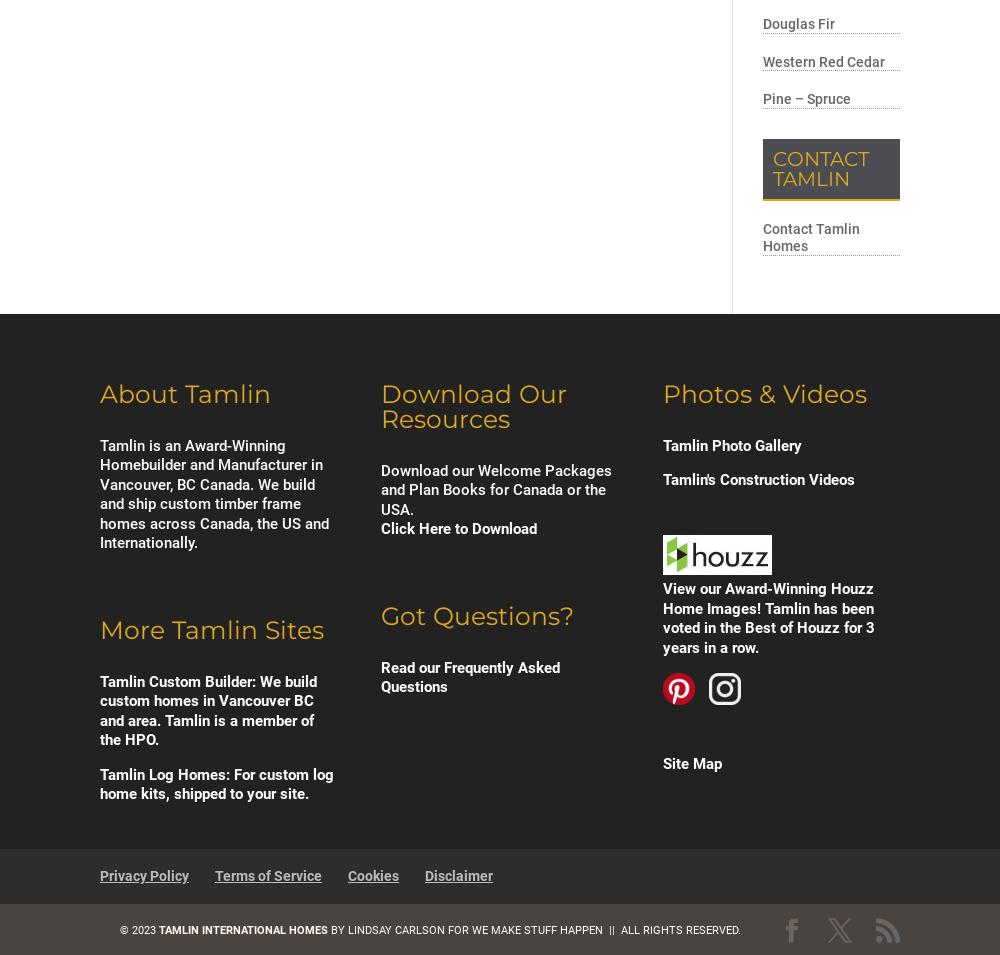 The width and height of the screenshot is (1000, 955). What do you see at coordinates (381, 528) in the screenshot?
I see `'Click Here to Download'` at bounding box center [381, 528].